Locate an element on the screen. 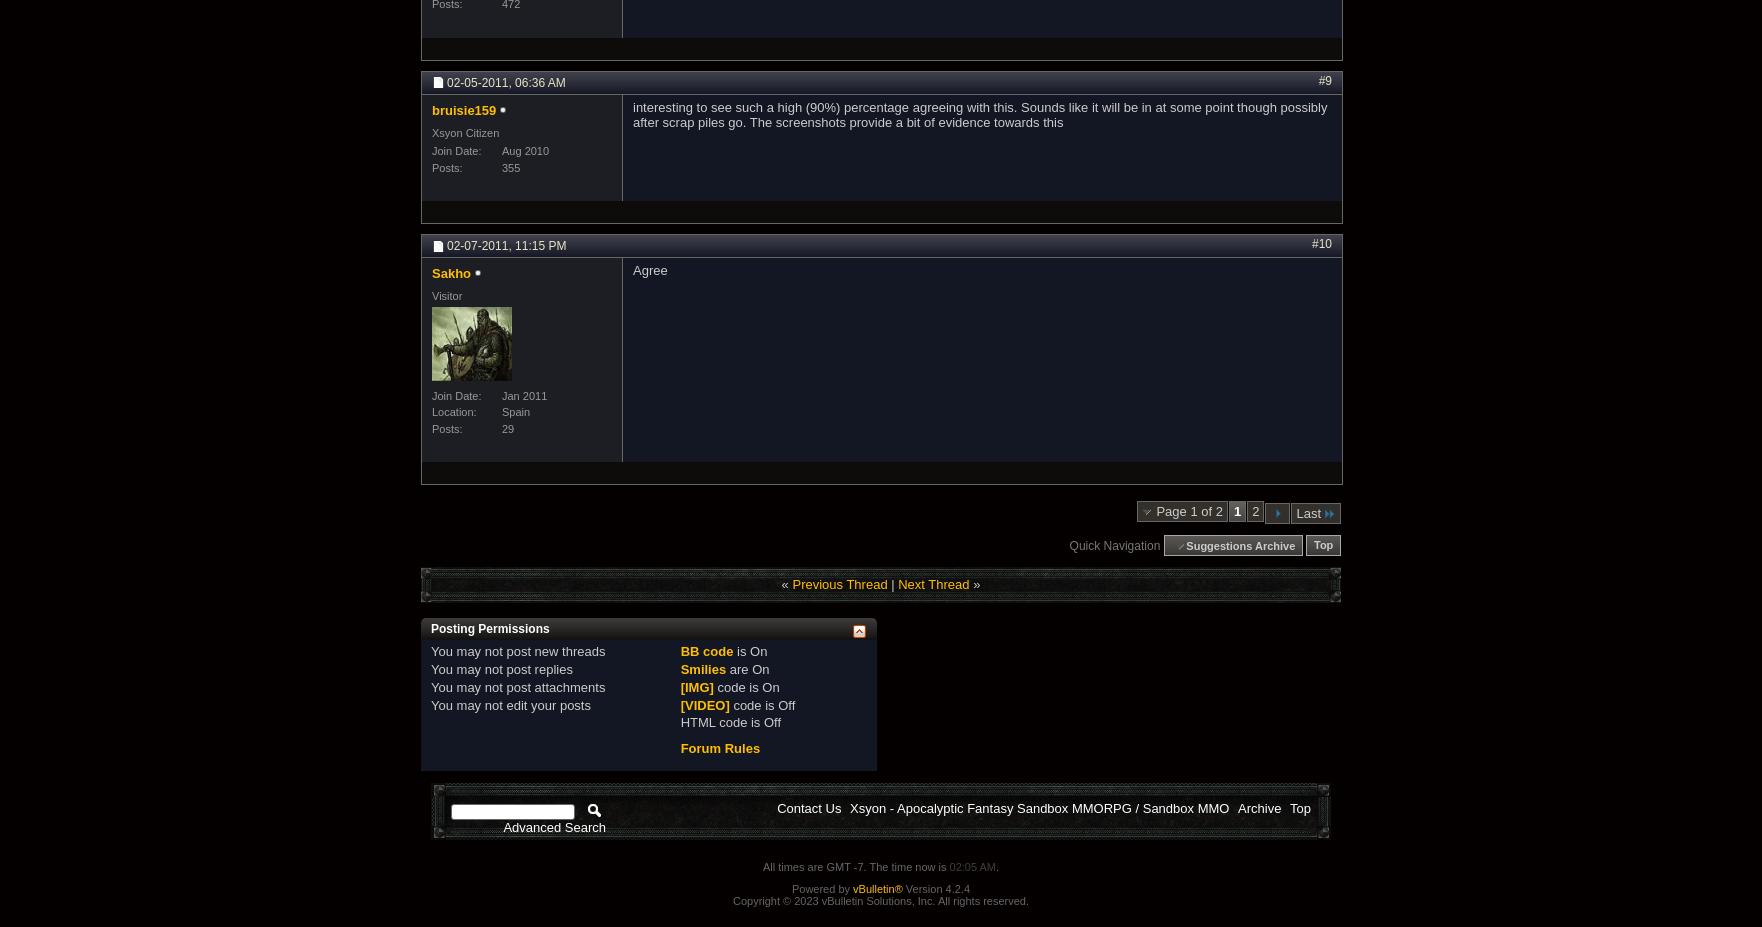 This screenshot has width=1762, height=927. 'Advanced Search' is located at coordinates (553, 827).